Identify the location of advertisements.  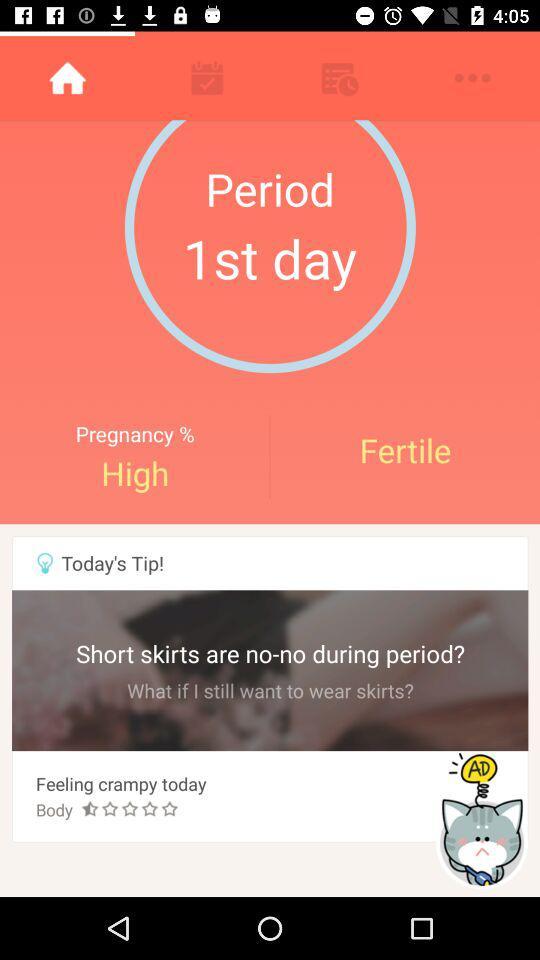
(483, 820).